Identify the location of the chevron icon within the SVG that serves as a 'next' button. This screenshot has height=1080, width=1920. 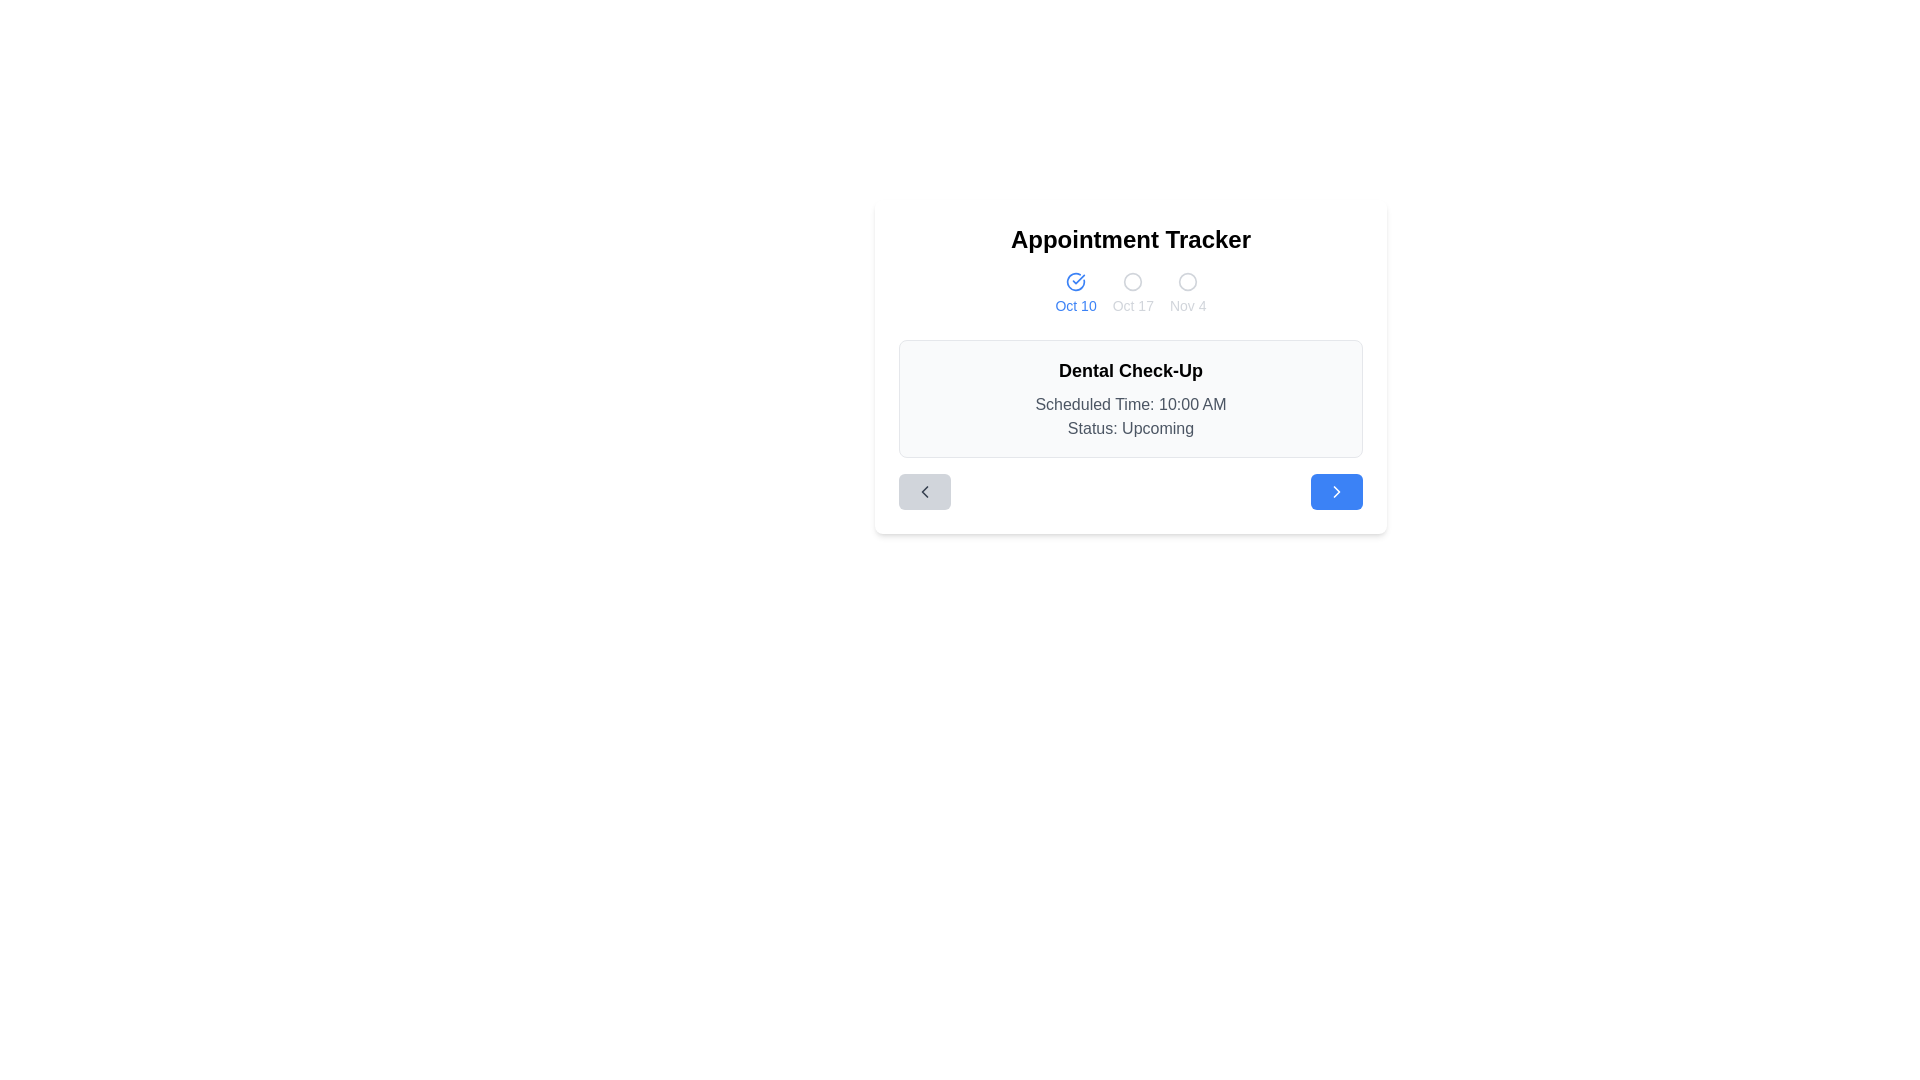
(1337, 492).